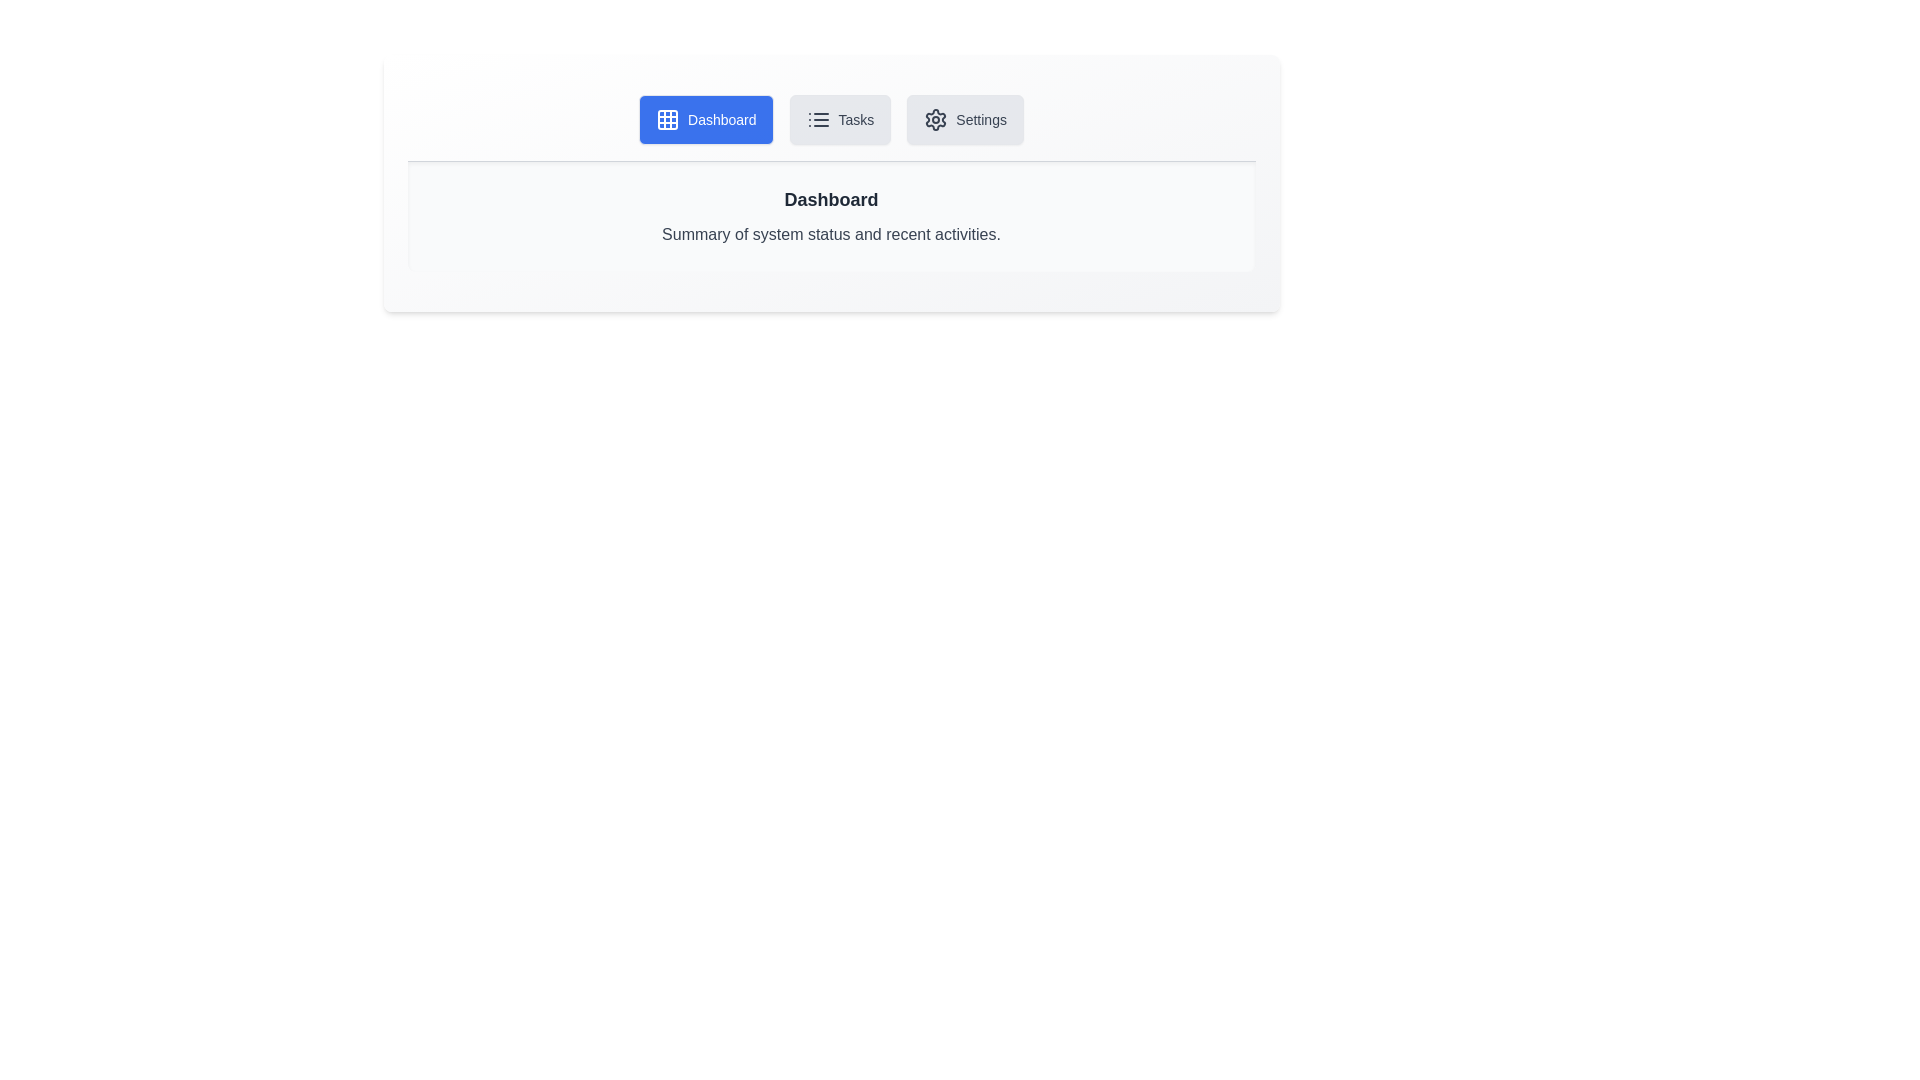 This screenshot has width=1920, height=1080. What do you see at coordinates (705, 119) in the screenshot?
I see `the active tab labeled 'Dashboard'` at bounding box center [705, 119].